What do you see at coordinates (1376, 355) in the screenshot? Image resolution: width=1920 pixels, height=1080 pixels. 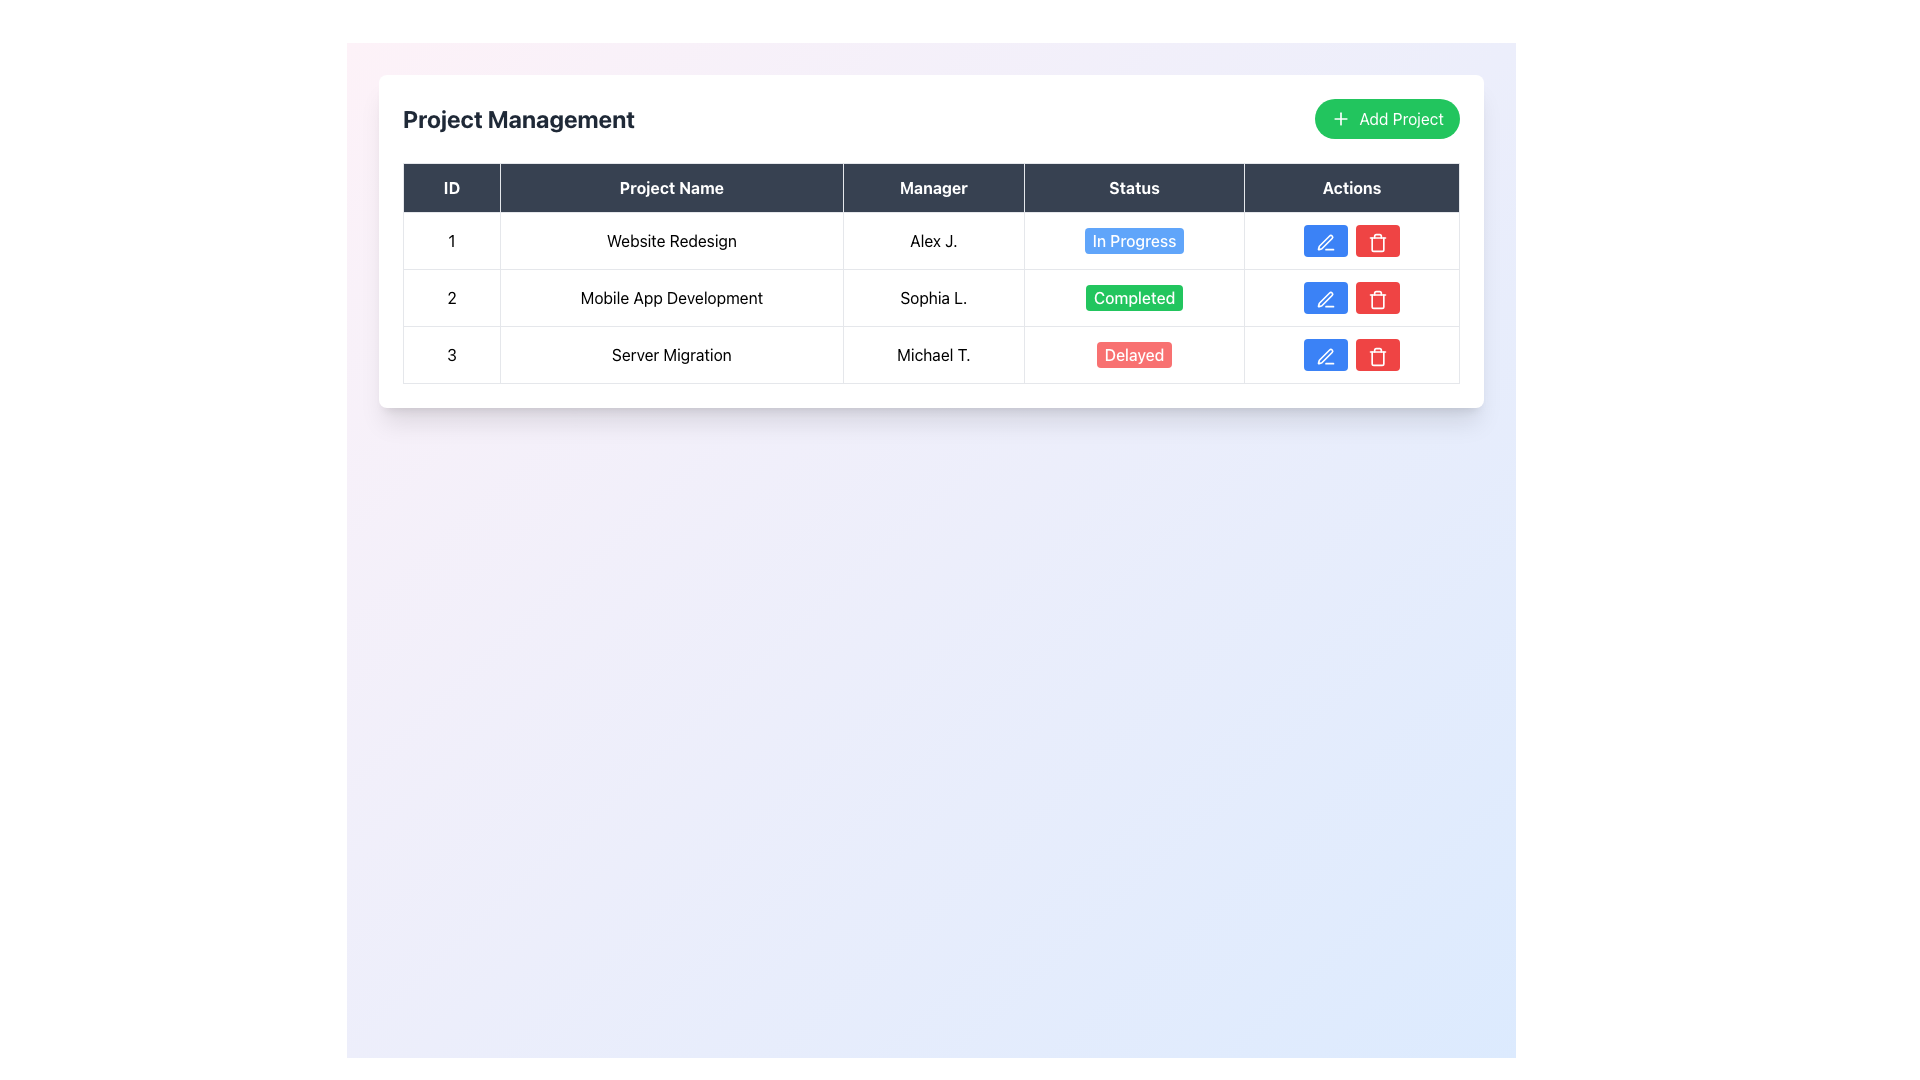 I see `the red trash bin icon in the 'Actions' column of the table` at bounding box center [1376, 355].